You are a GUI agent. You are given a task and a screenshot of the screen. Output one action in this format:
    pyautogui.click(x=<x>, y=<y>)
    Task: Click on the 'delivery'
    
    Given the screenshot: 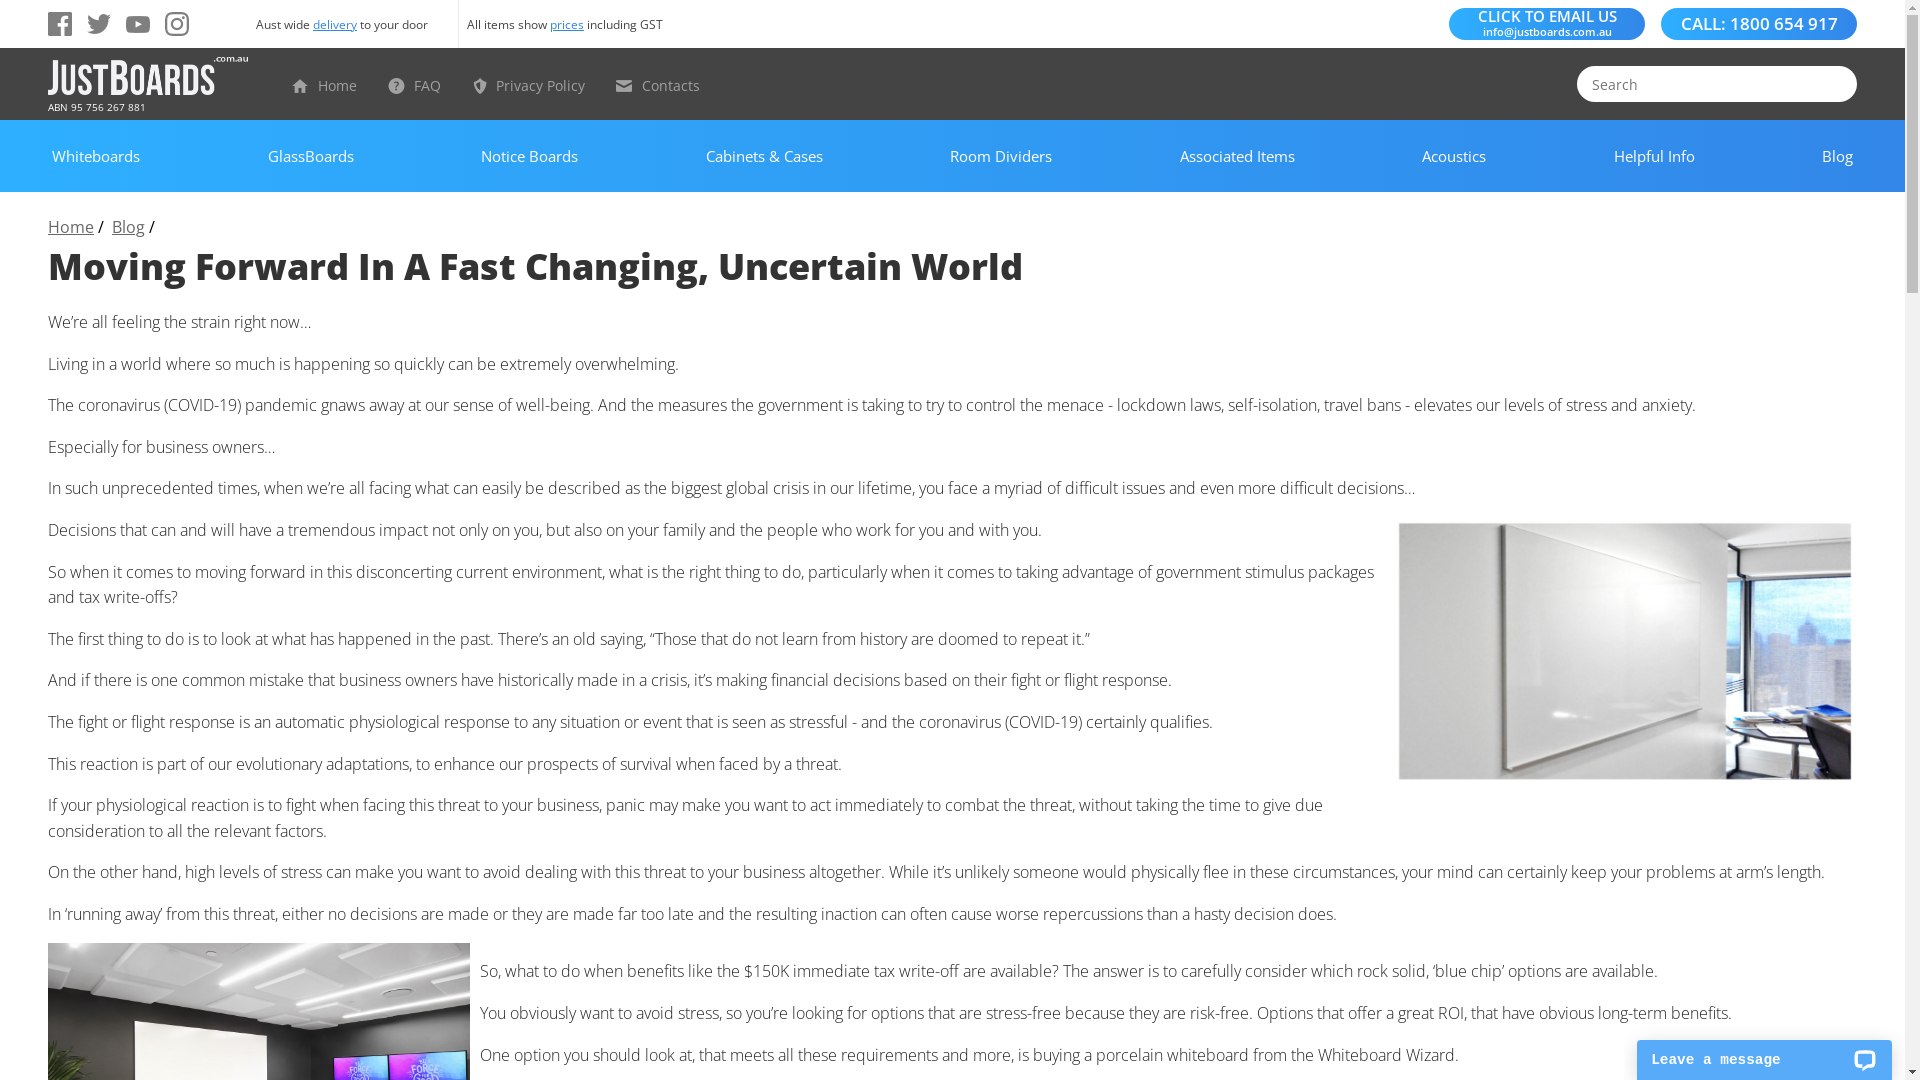 What is the action you would take?
    pyautogui.click(x=311, y=24)
    